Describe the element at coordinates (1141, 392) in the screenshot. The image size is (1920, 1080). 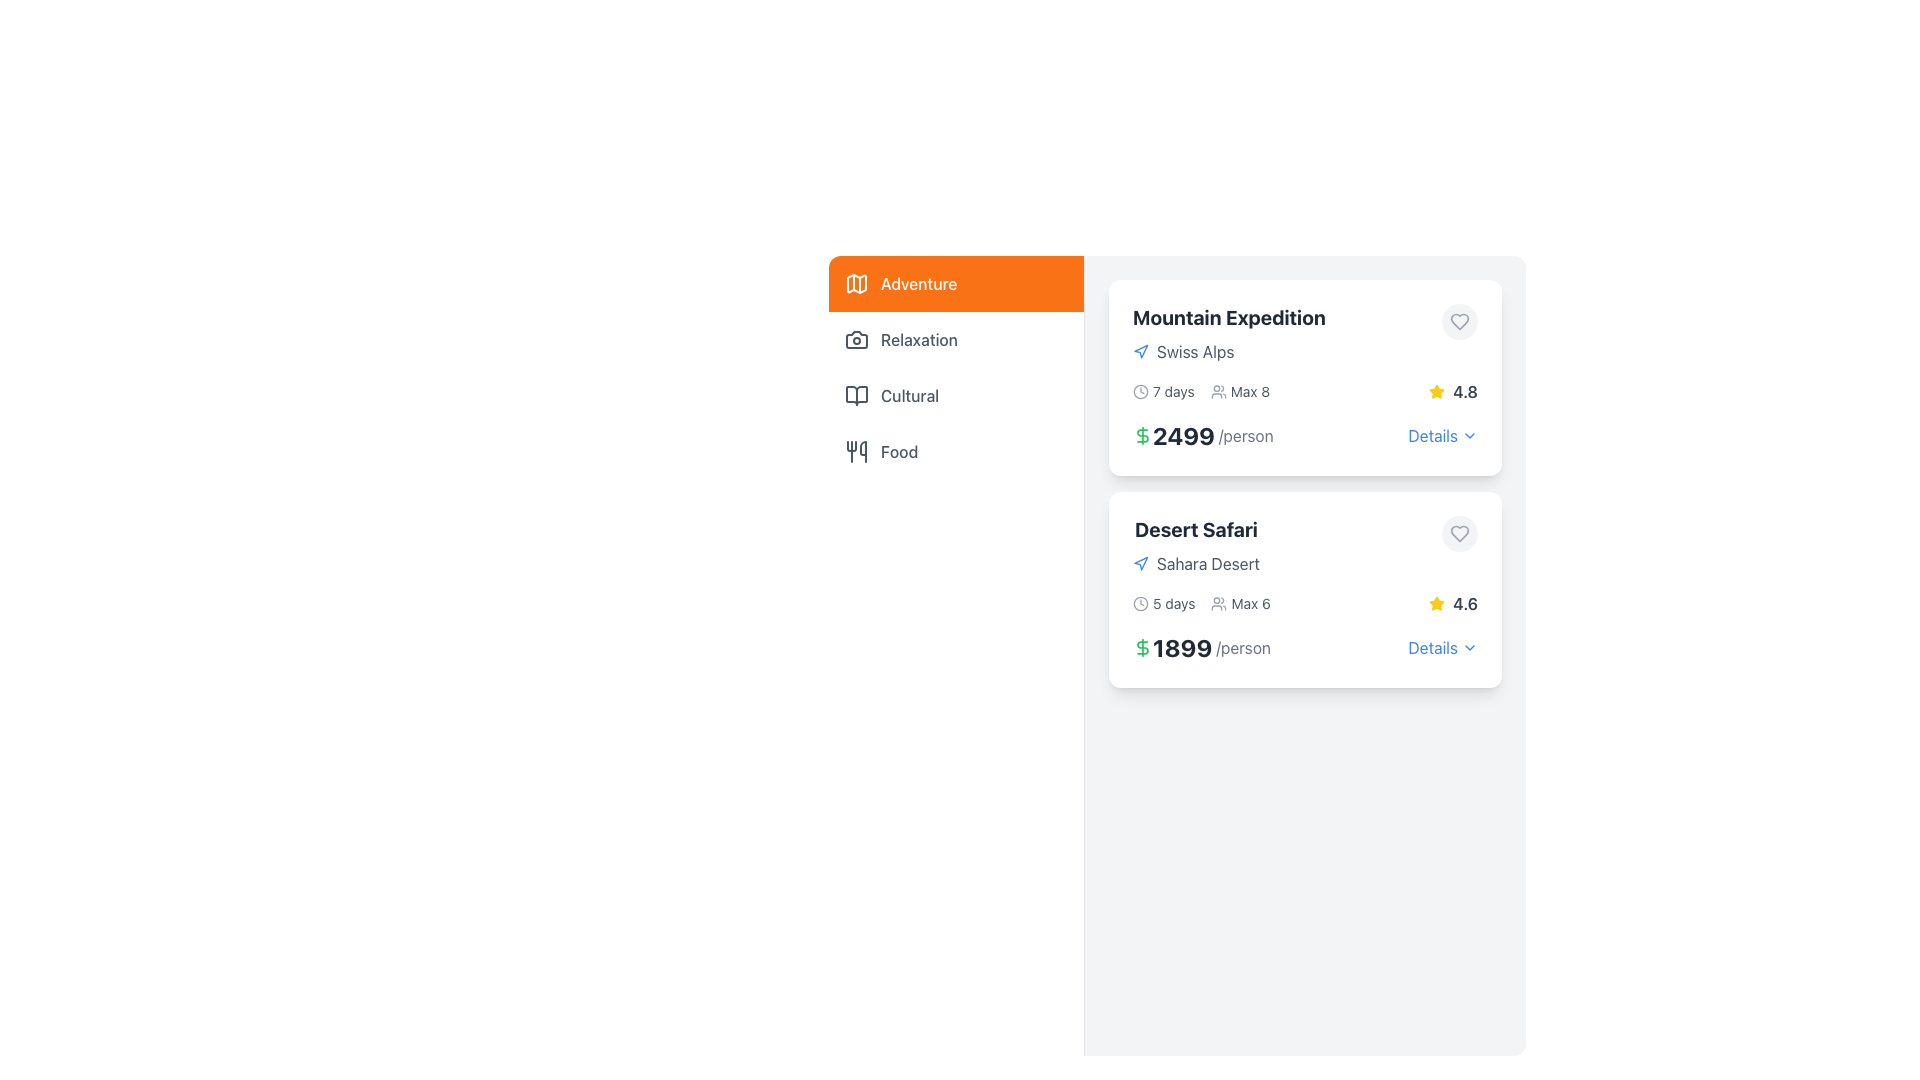
I see `the decorative time-related icon located to the left of the text '7 days' in the 'Mountain Expedition' card` at that location.